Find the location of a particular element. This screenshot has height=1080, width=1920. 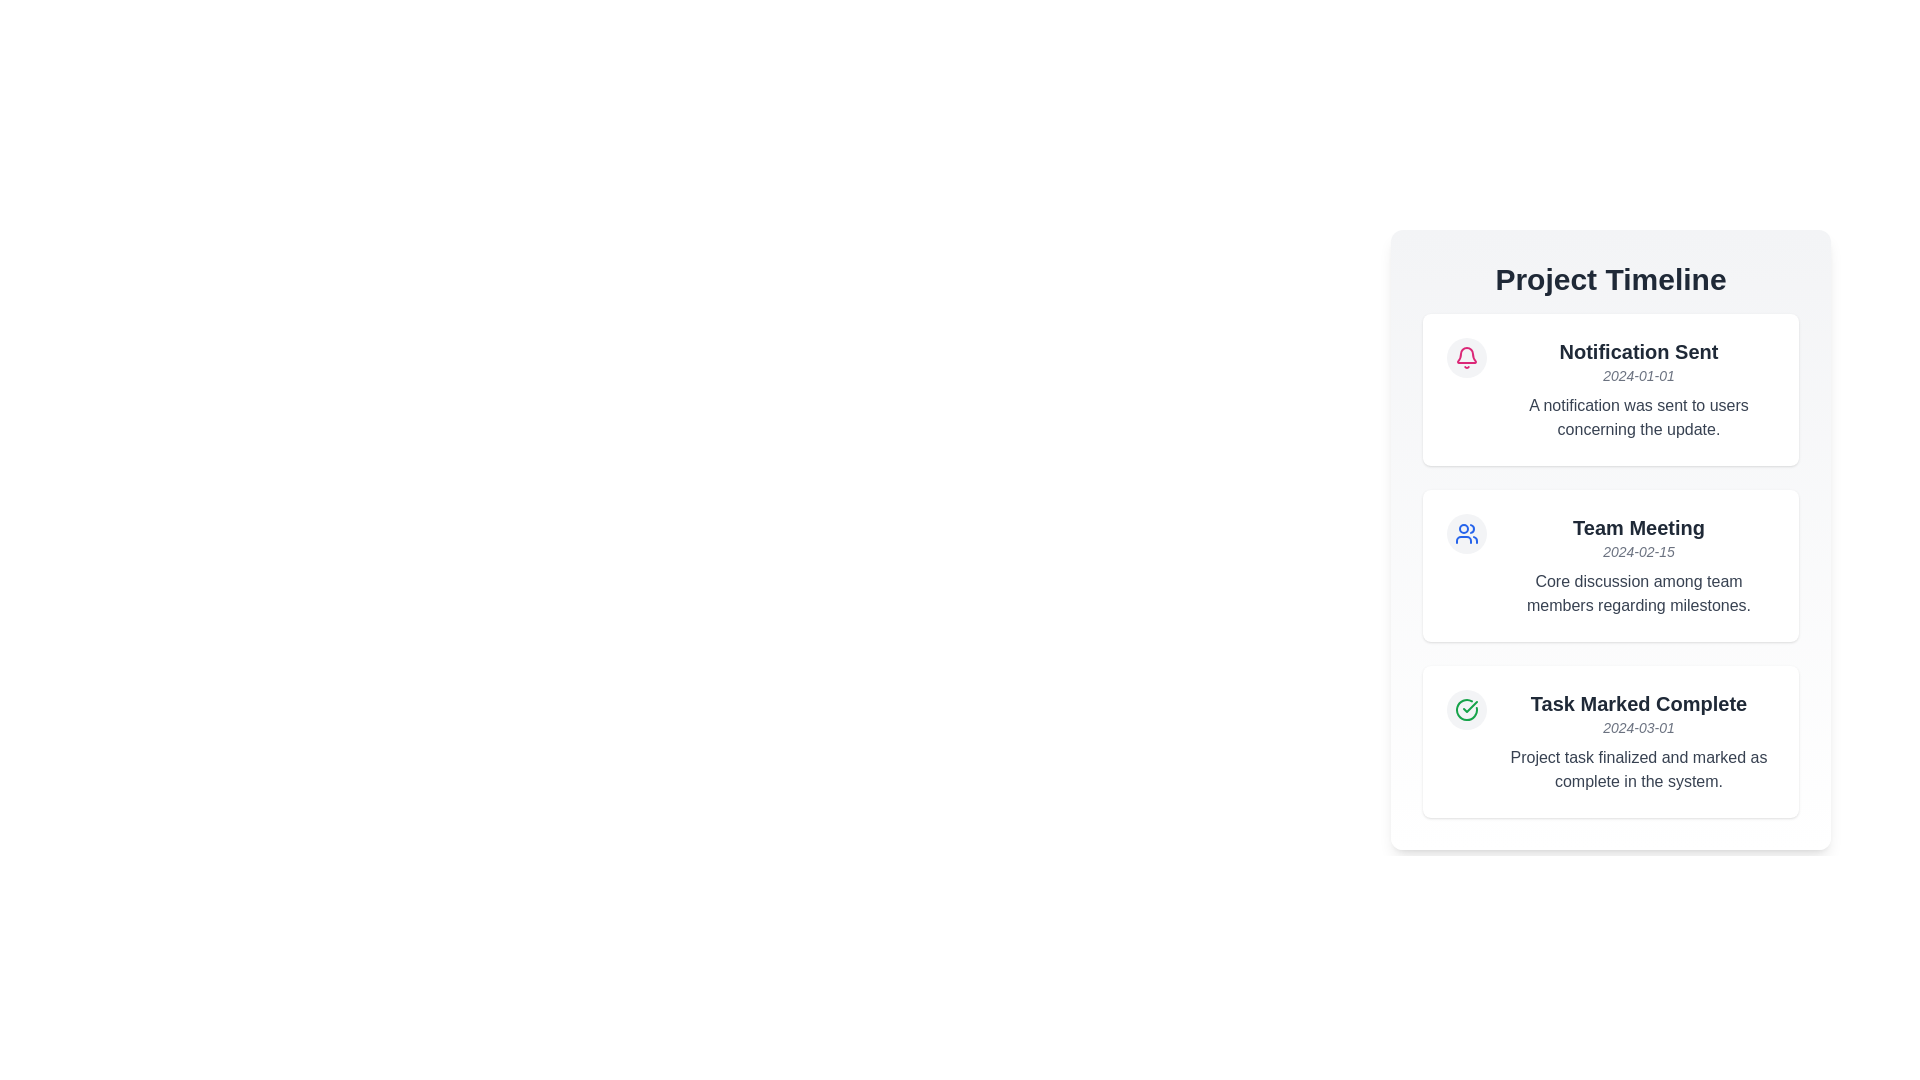

the circular icon with a light gray background and a green checkmark, located in the card titled 'Task Marked Complete' in the top-left corner is located at coordinates (1467, 708).